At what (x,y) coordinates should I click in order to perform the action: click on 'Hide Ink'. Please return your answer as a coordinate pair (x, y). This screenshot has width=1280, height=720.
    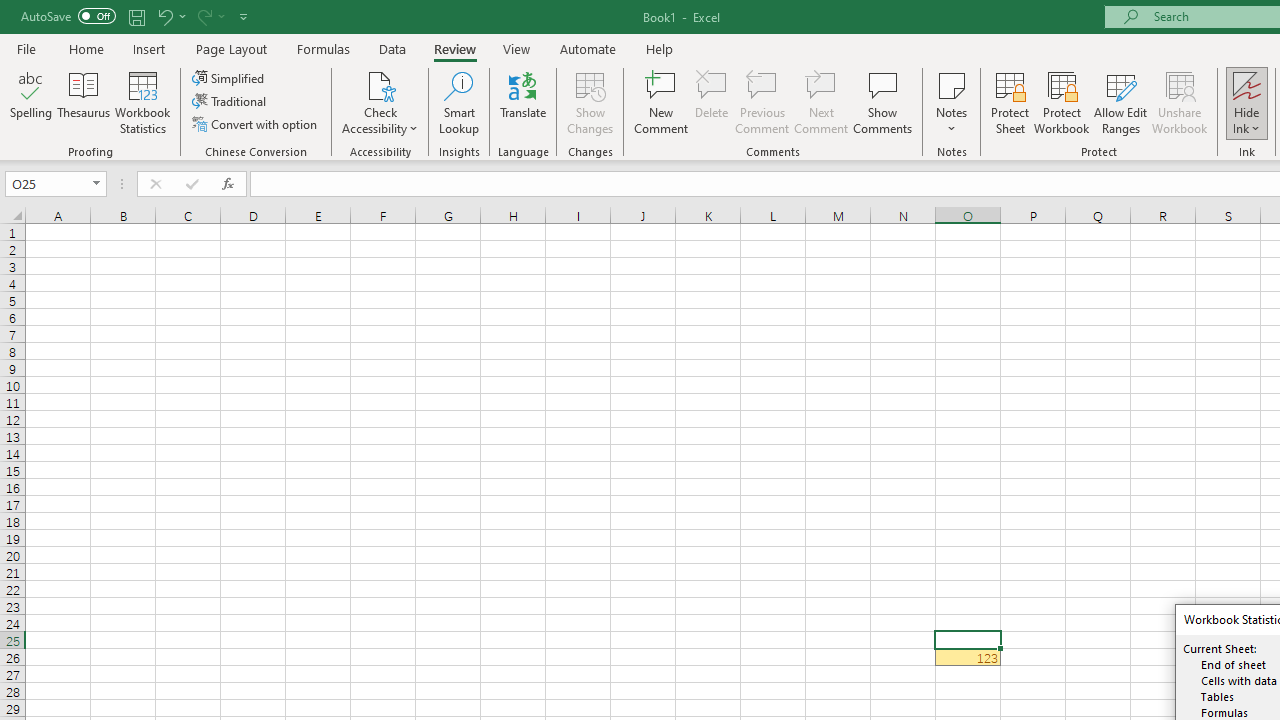
    Looking at the image, I should click on (1246, 84).